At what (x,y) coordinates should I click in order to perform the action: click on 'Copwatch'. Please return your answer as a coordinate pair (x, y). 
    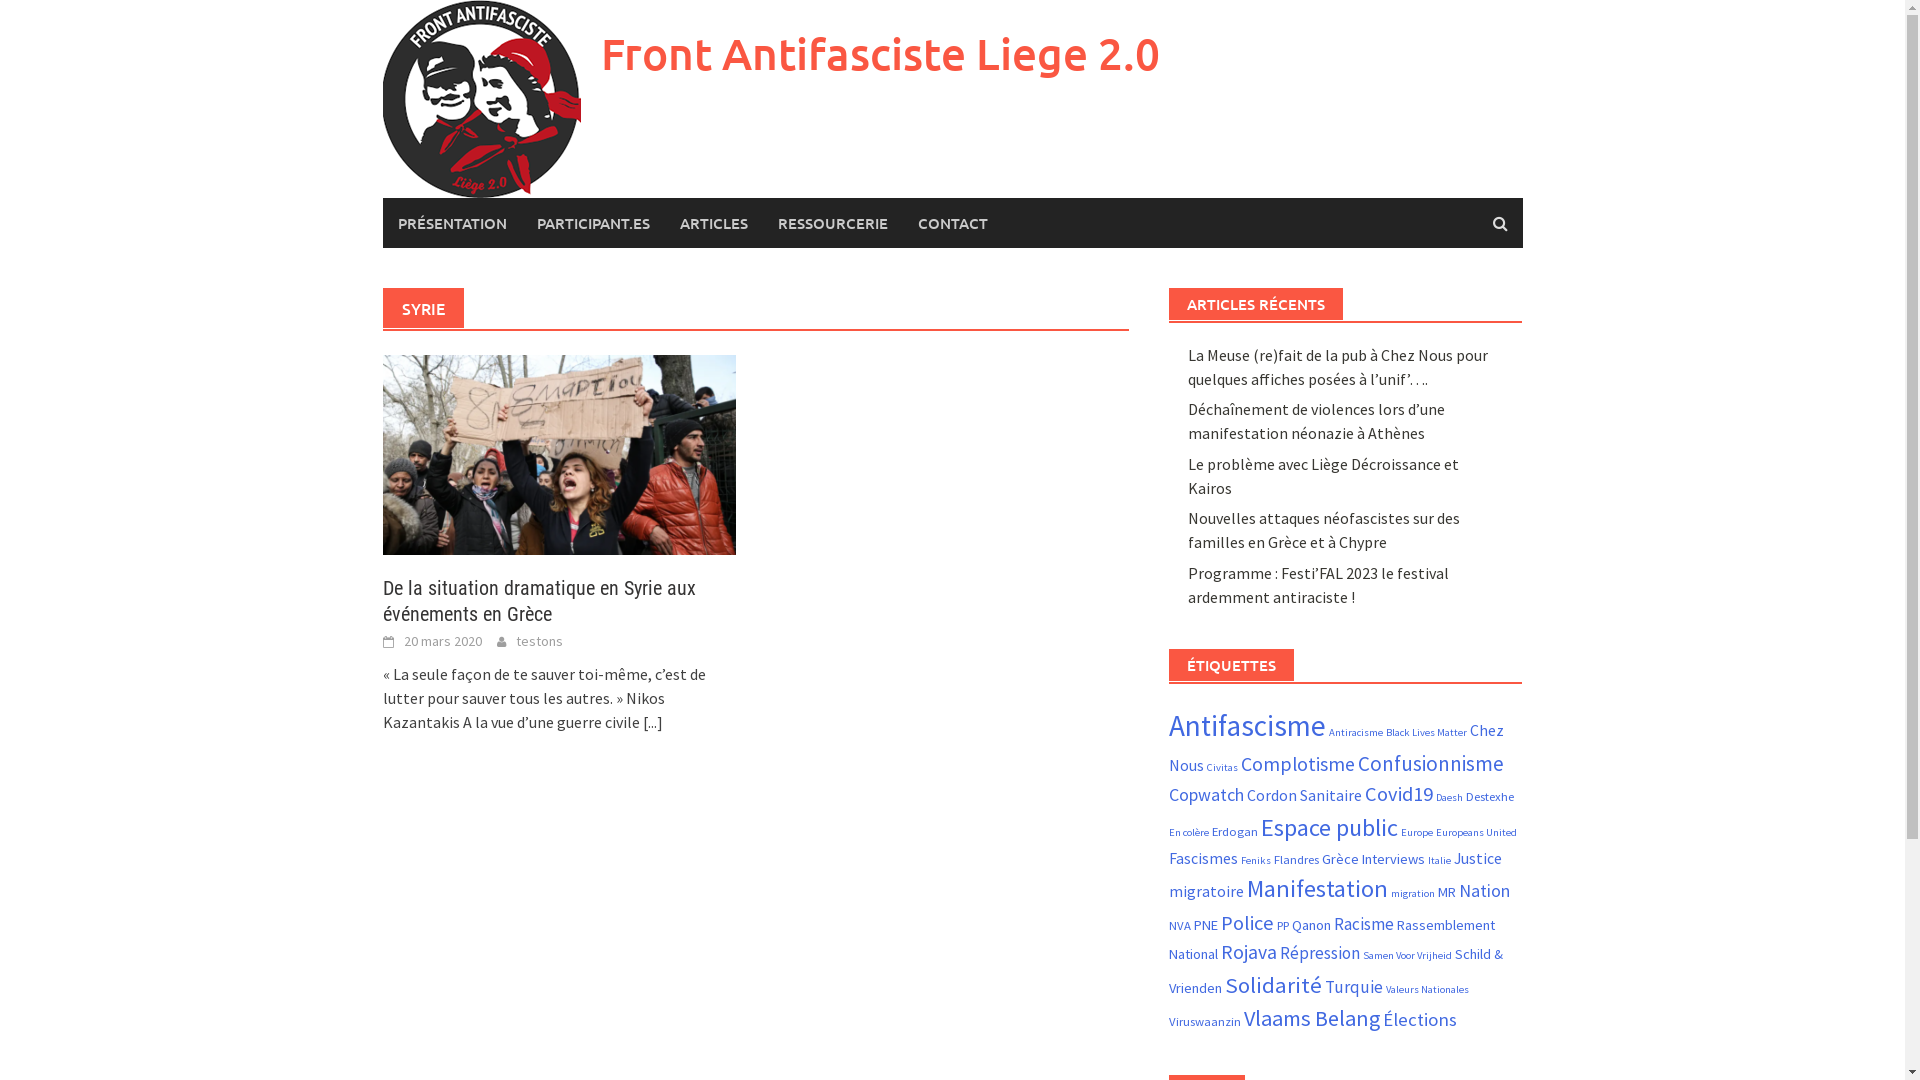
    Looking at the image, I should click on (1205, 793).